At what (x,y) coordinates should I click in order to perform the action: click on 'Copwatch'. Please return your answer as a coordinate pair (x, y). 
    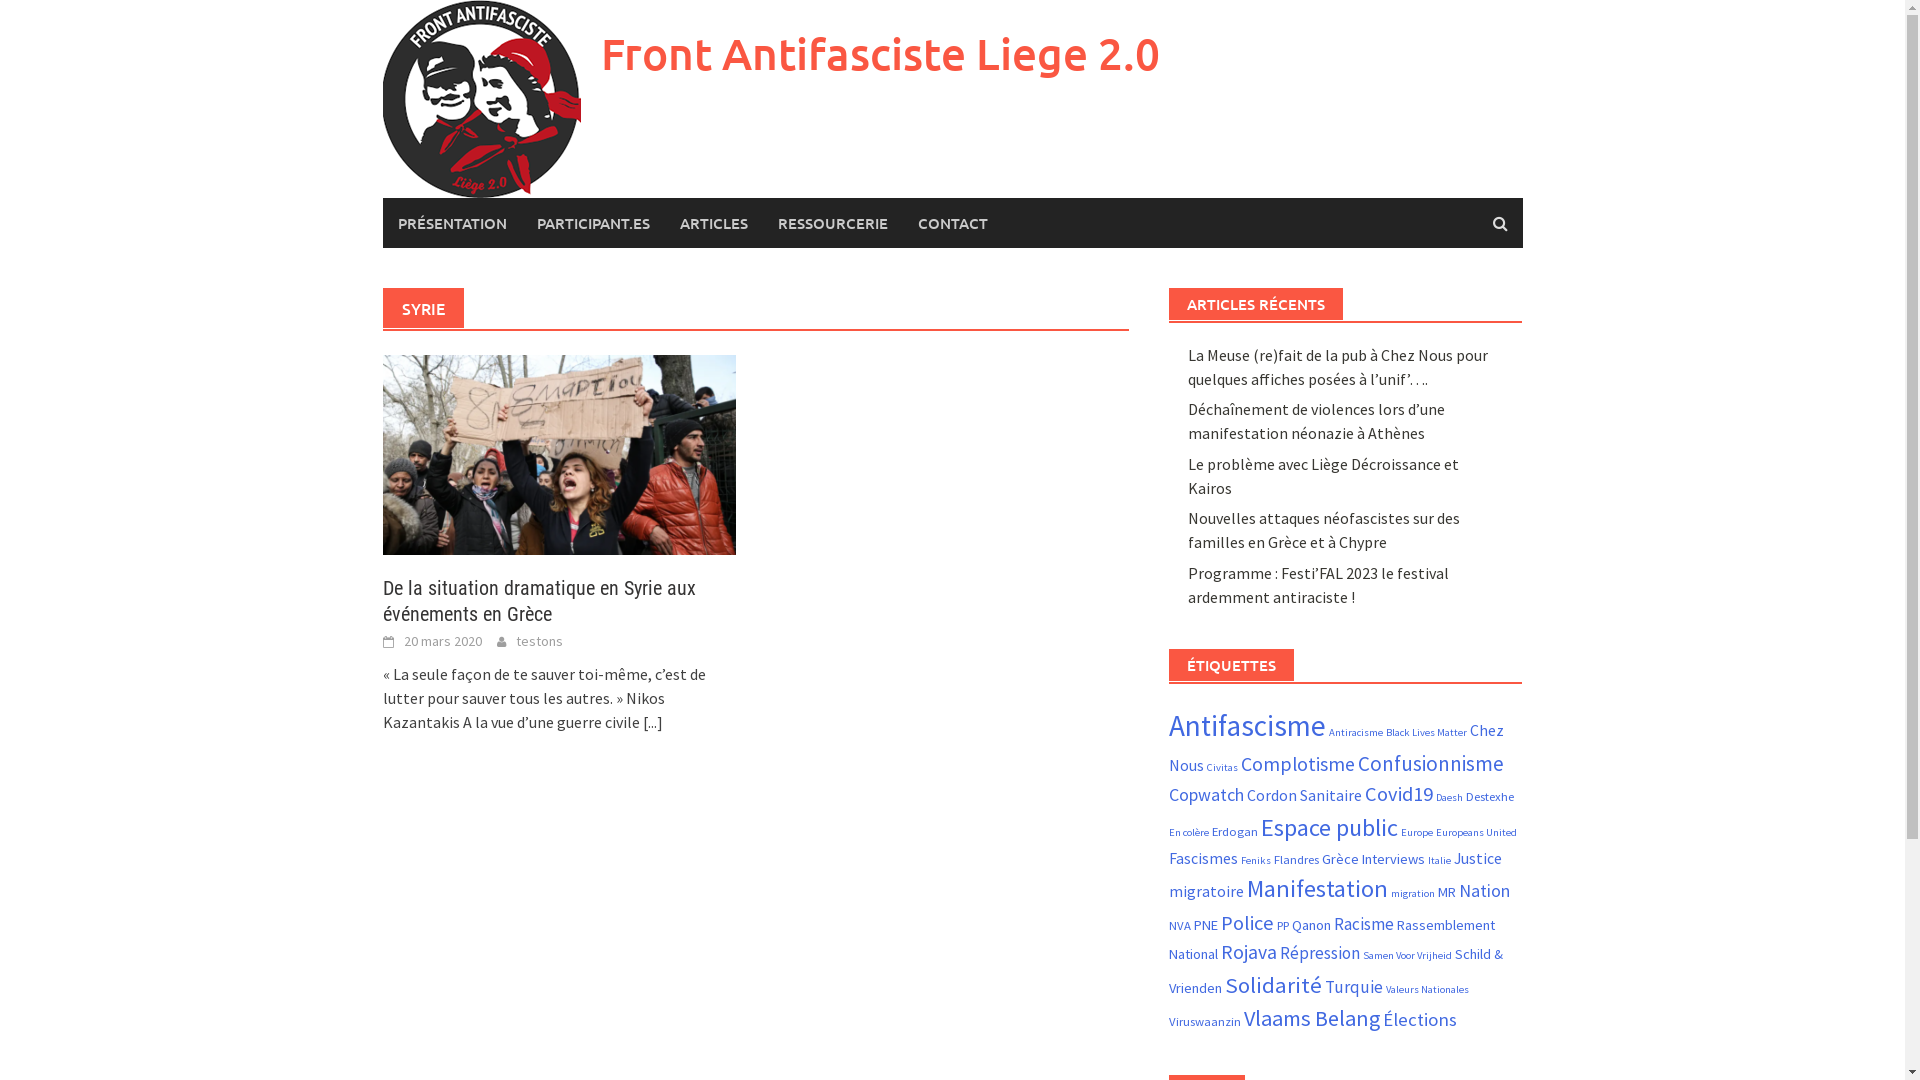
    Looking at the image, I should click on (1205, 793).